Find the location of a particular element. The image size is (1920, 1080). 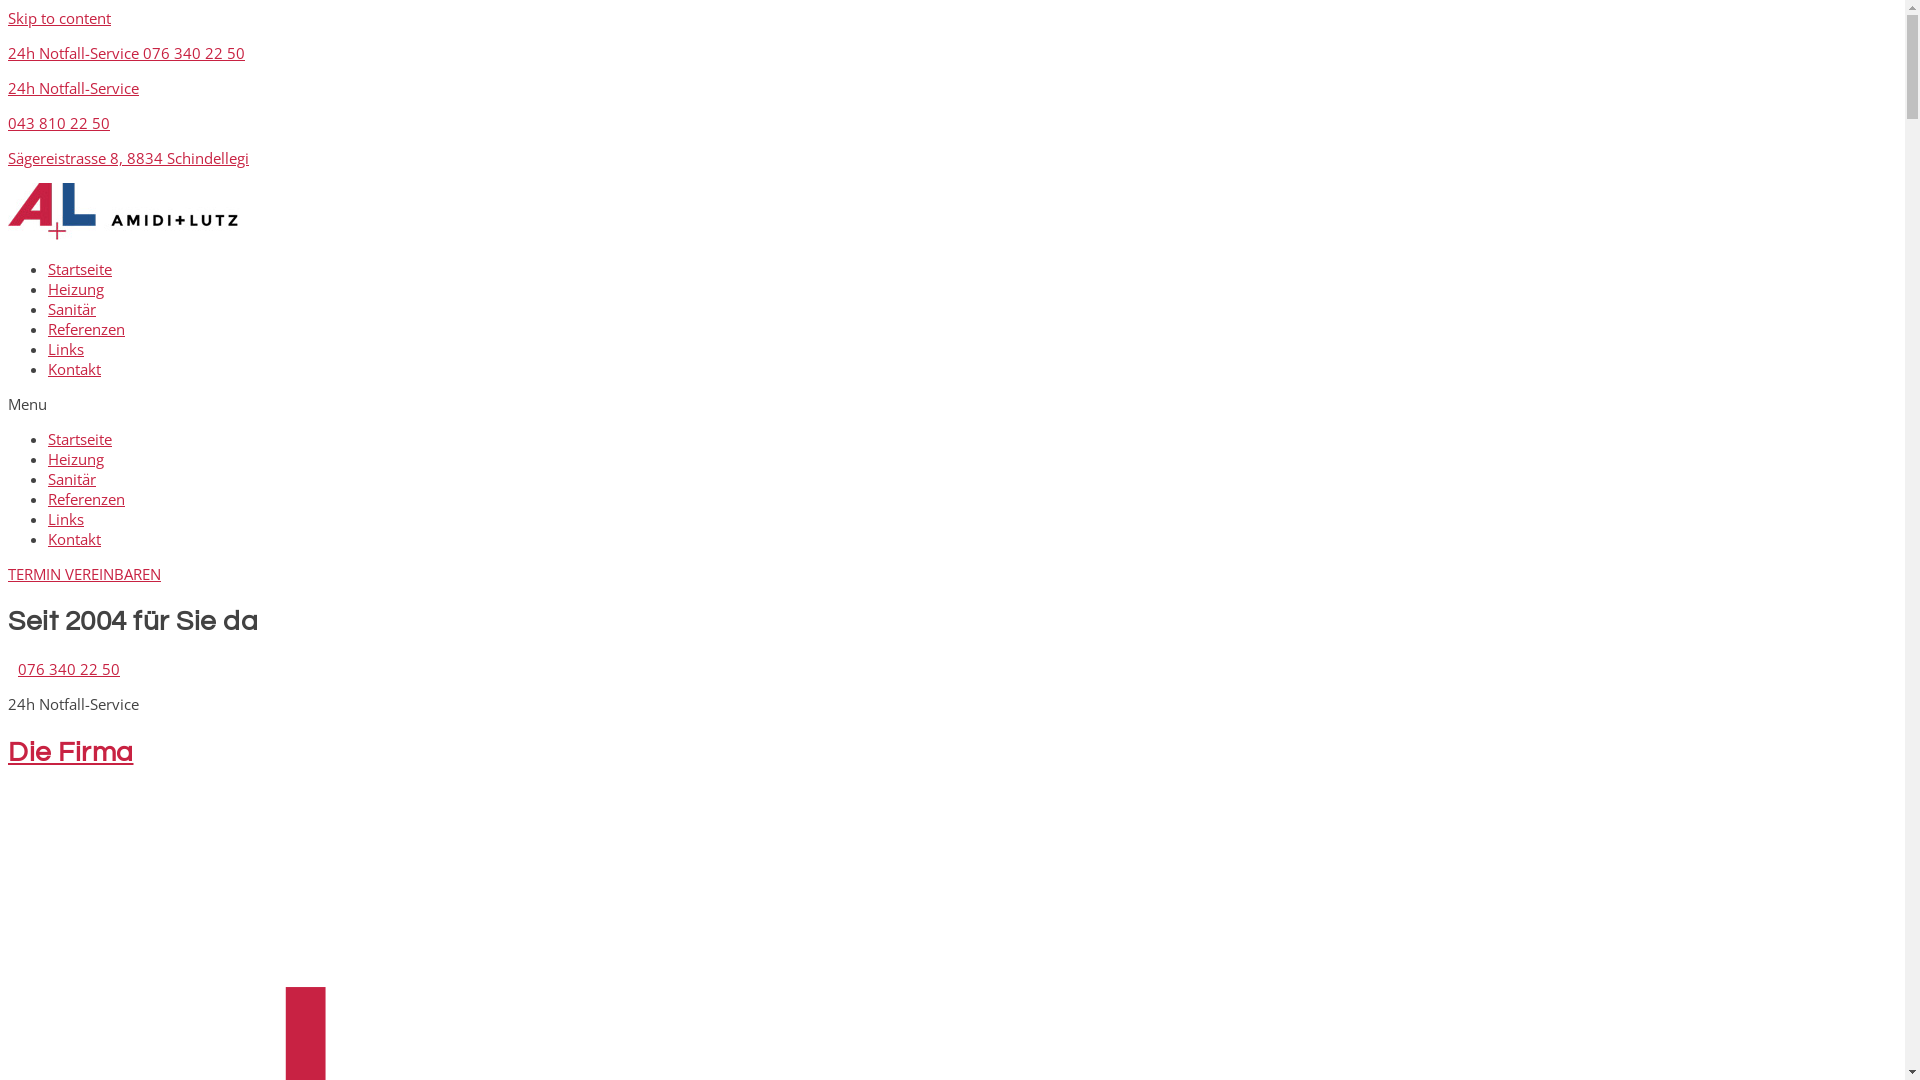

'TERMIN VEREINBAREN' is located at coordinates (8, 574).